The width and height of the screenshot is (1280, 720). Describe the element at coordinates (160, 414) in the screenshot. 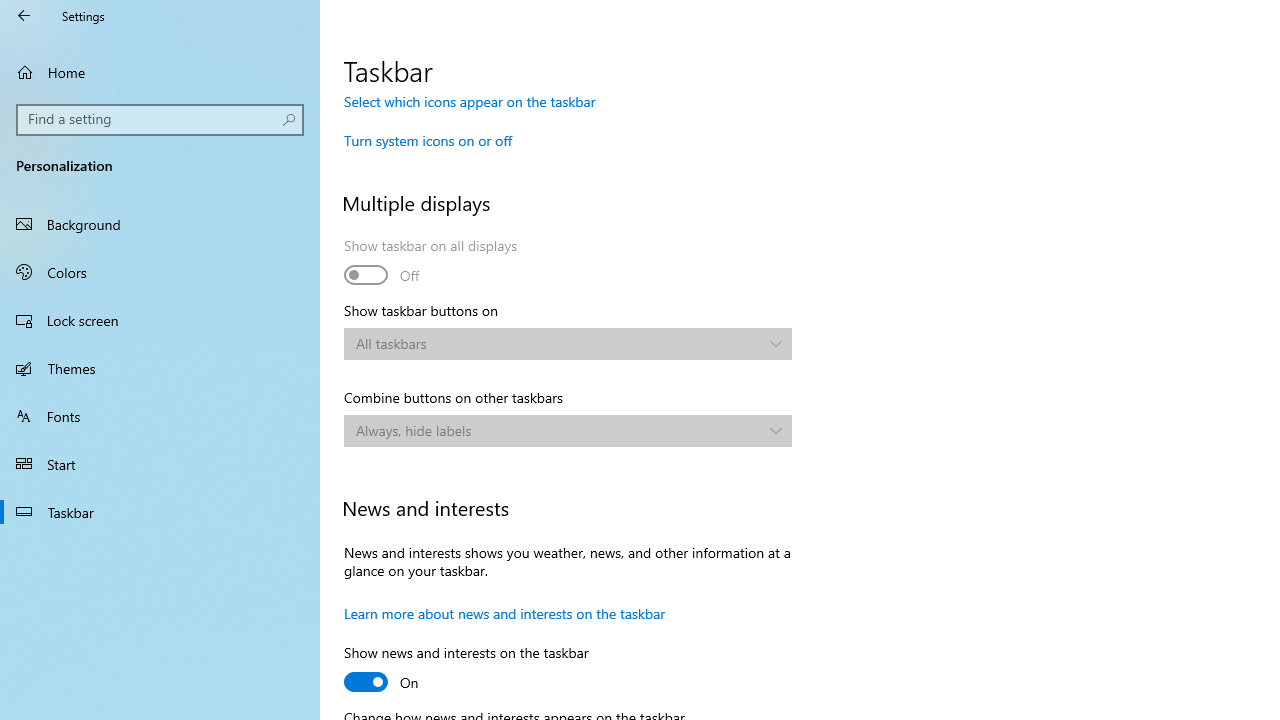

I see `'Fonts'` at that location.